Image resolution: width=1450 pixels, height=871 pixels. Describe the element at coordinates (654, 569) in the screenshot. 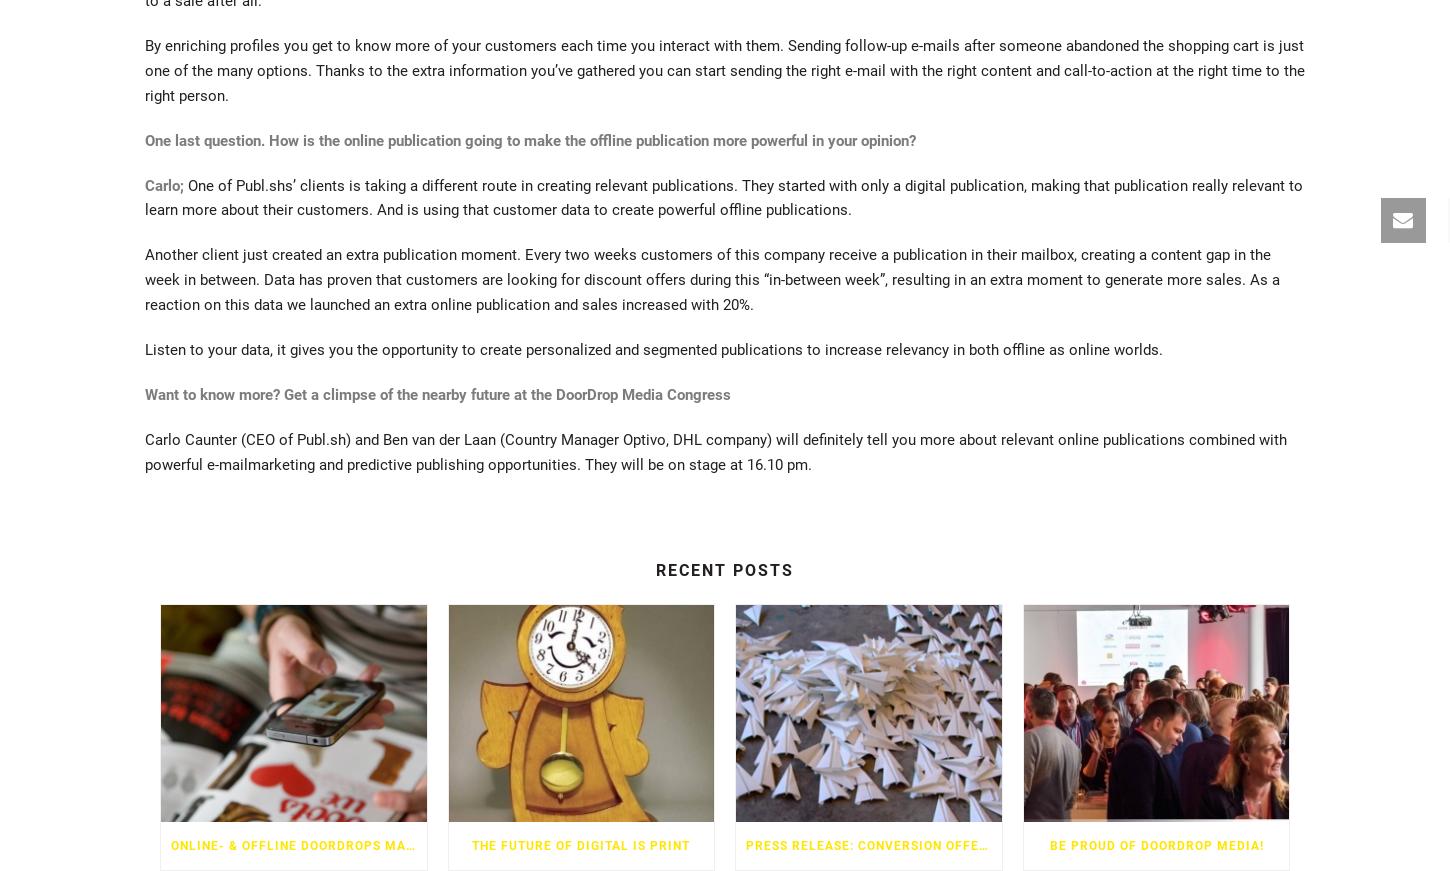

I see `'Recent Posts'` at that location.